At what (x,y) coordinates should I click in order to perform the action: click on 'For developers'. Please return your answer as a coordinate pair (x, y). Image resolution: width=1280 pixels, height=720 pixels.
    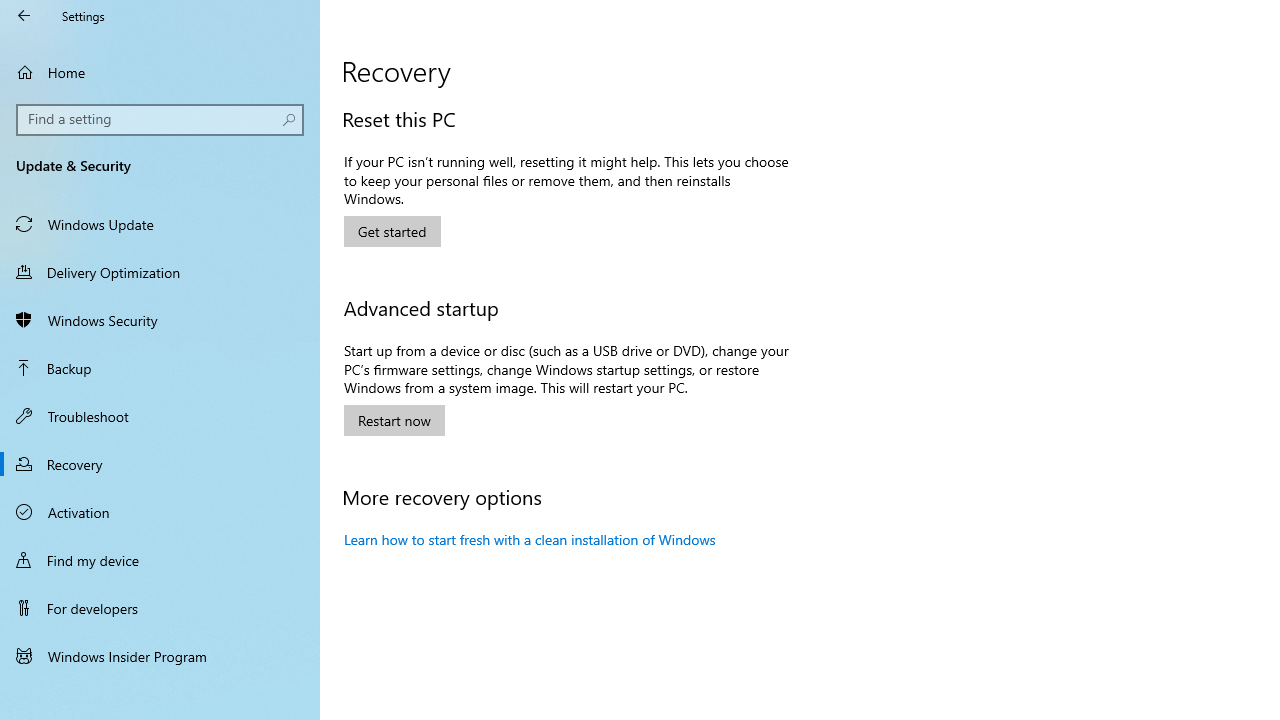
    Looking at the image, I should click on (160, 607).